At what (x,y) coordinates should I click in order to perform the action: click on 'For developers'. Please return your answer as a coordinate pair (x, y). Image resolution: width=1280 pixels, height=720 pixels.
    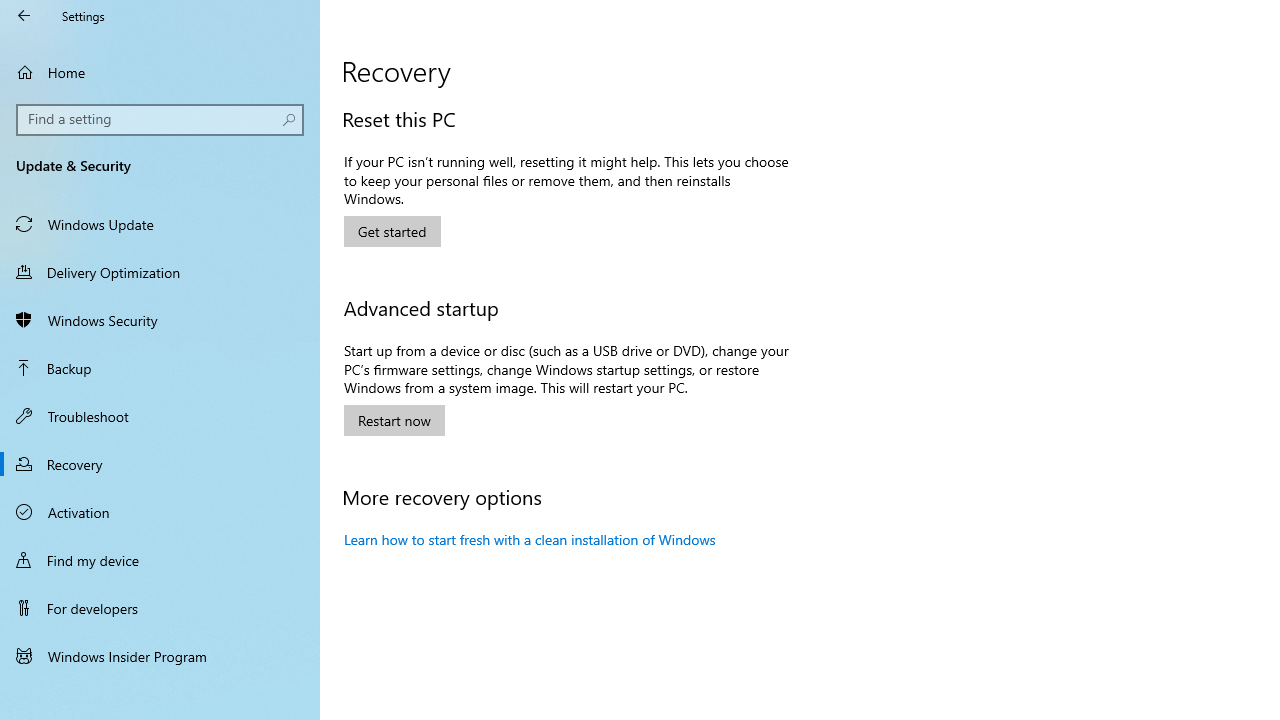
    Looking at the image, I should click on (160, 607).